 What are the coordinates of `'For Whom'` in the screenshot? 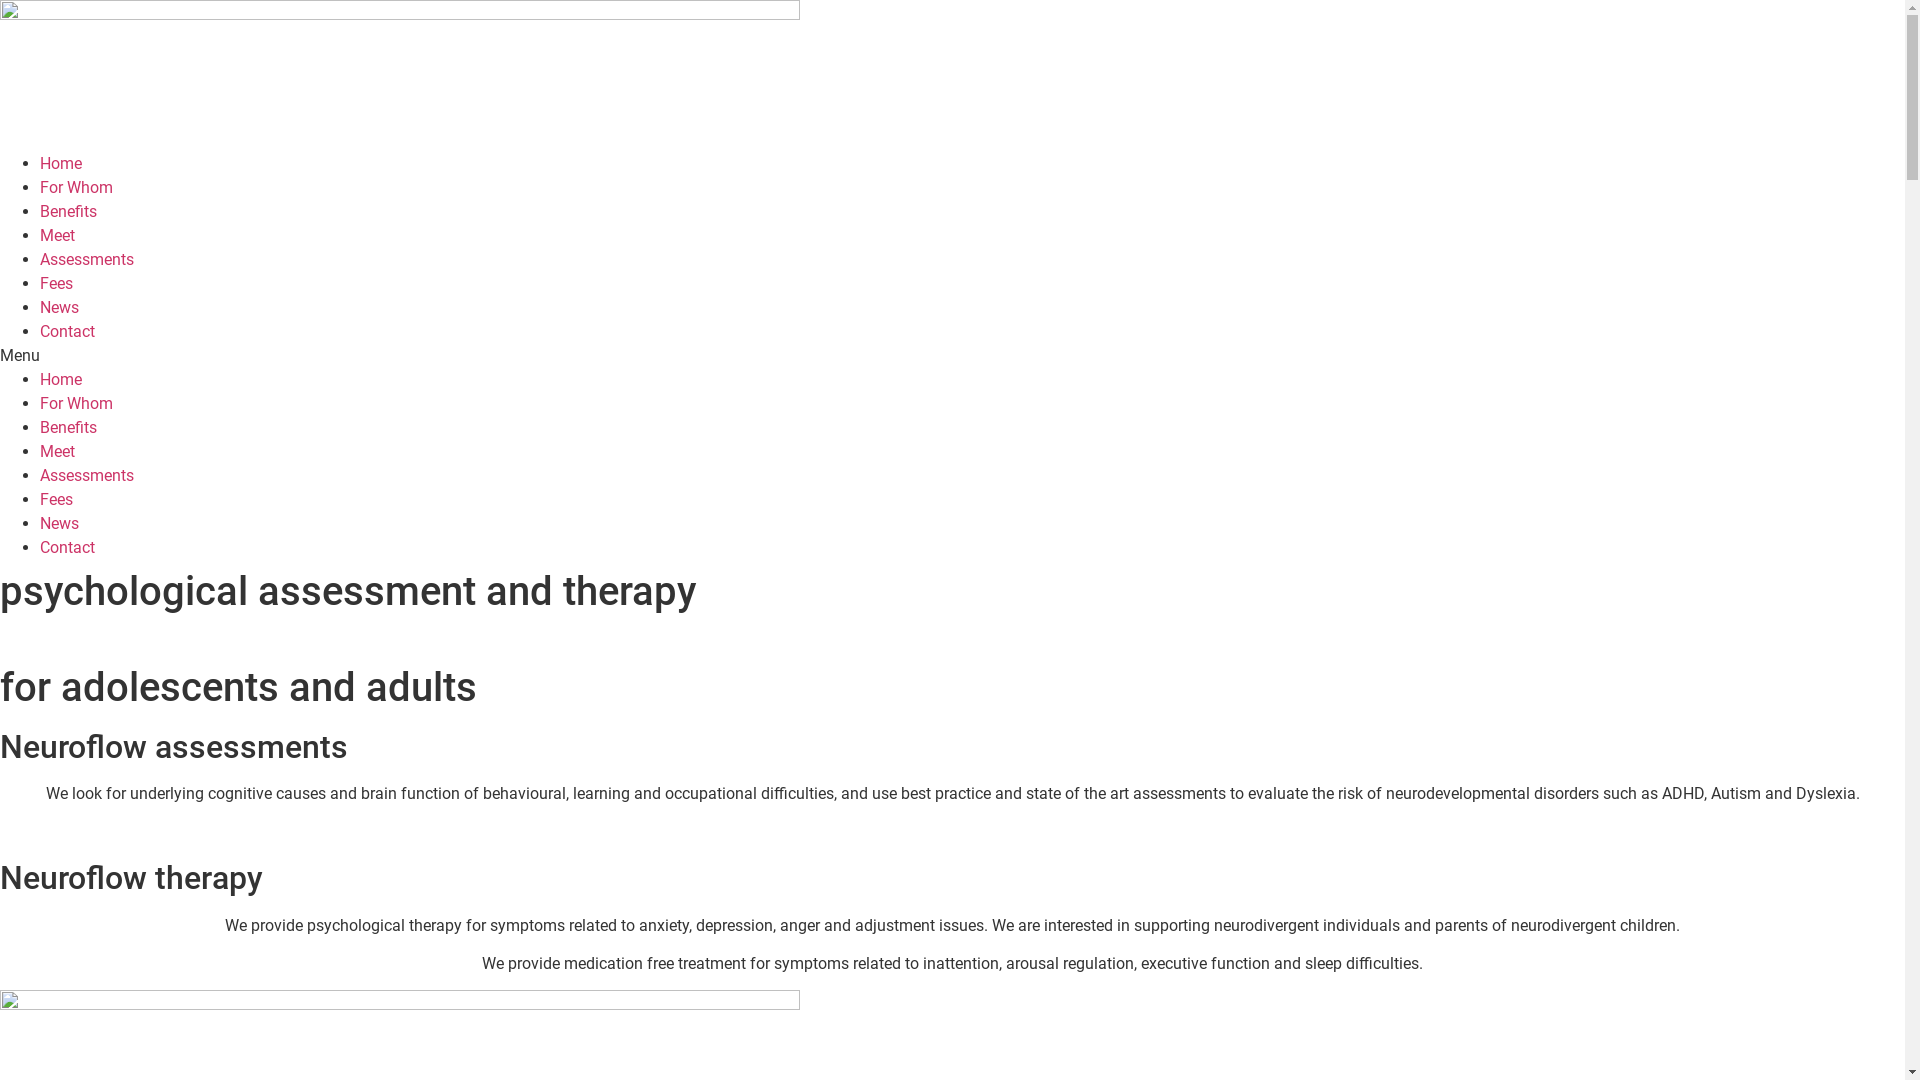 It's located at (39, 403).